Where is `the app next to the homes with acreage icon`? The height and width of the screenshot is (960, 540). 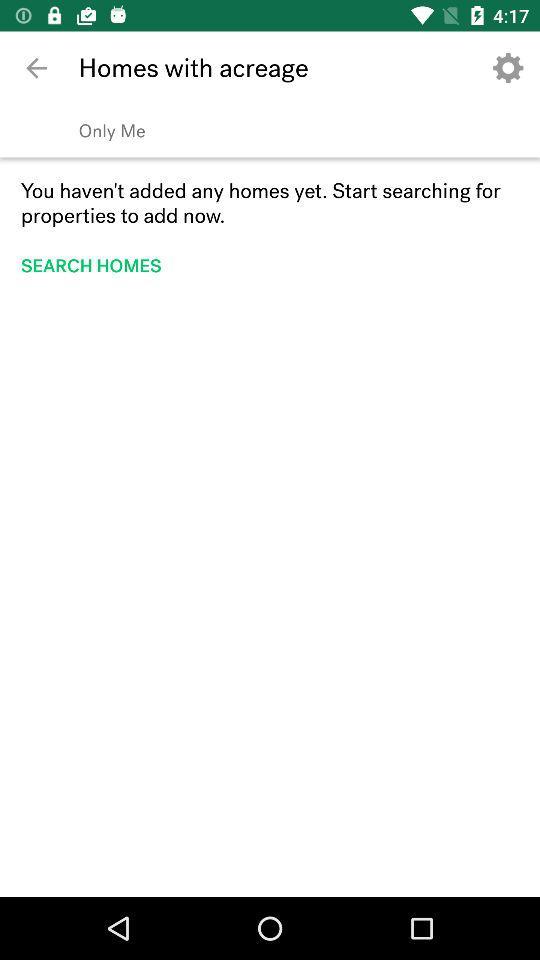
the app next to the homes with acreage icon is located at coordinates (508, 68).